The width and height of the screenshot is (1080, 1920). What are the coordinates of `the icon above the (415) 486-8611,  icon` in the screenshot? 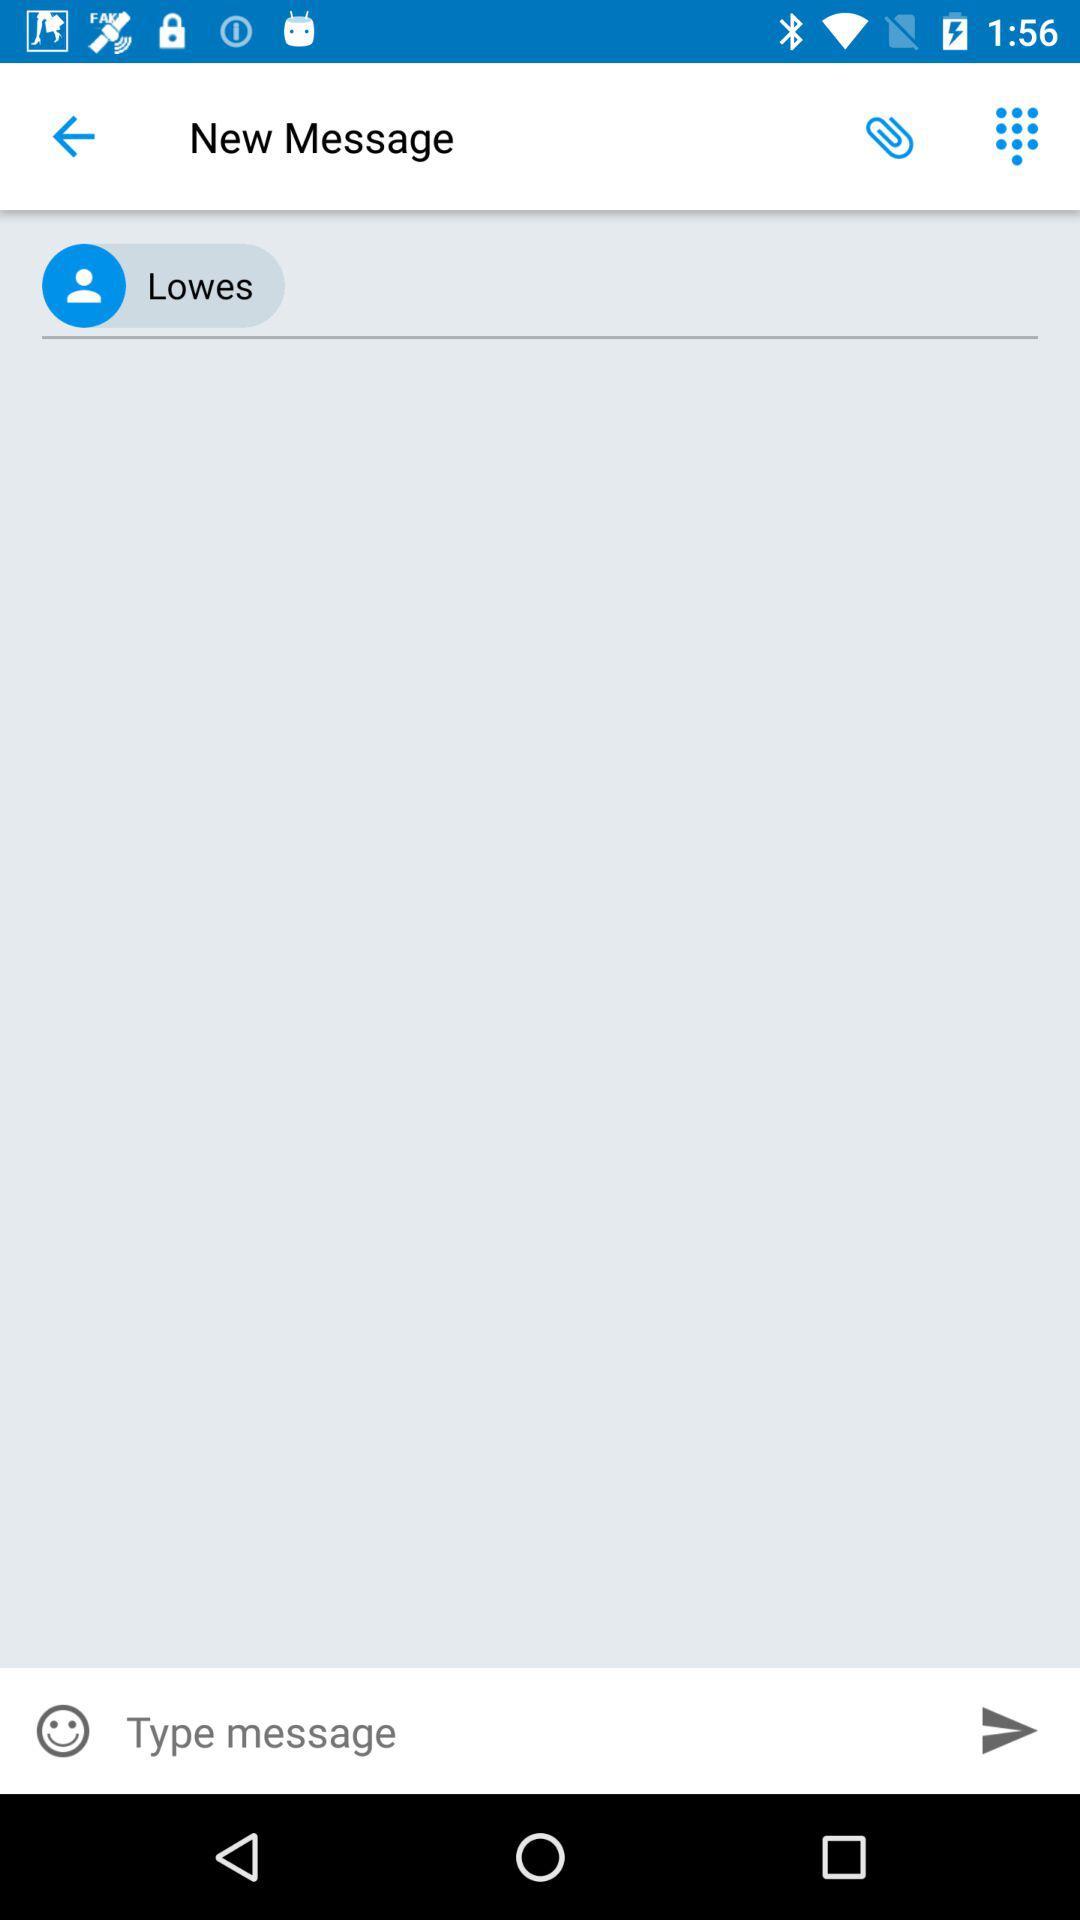 It's located at (72, 135).